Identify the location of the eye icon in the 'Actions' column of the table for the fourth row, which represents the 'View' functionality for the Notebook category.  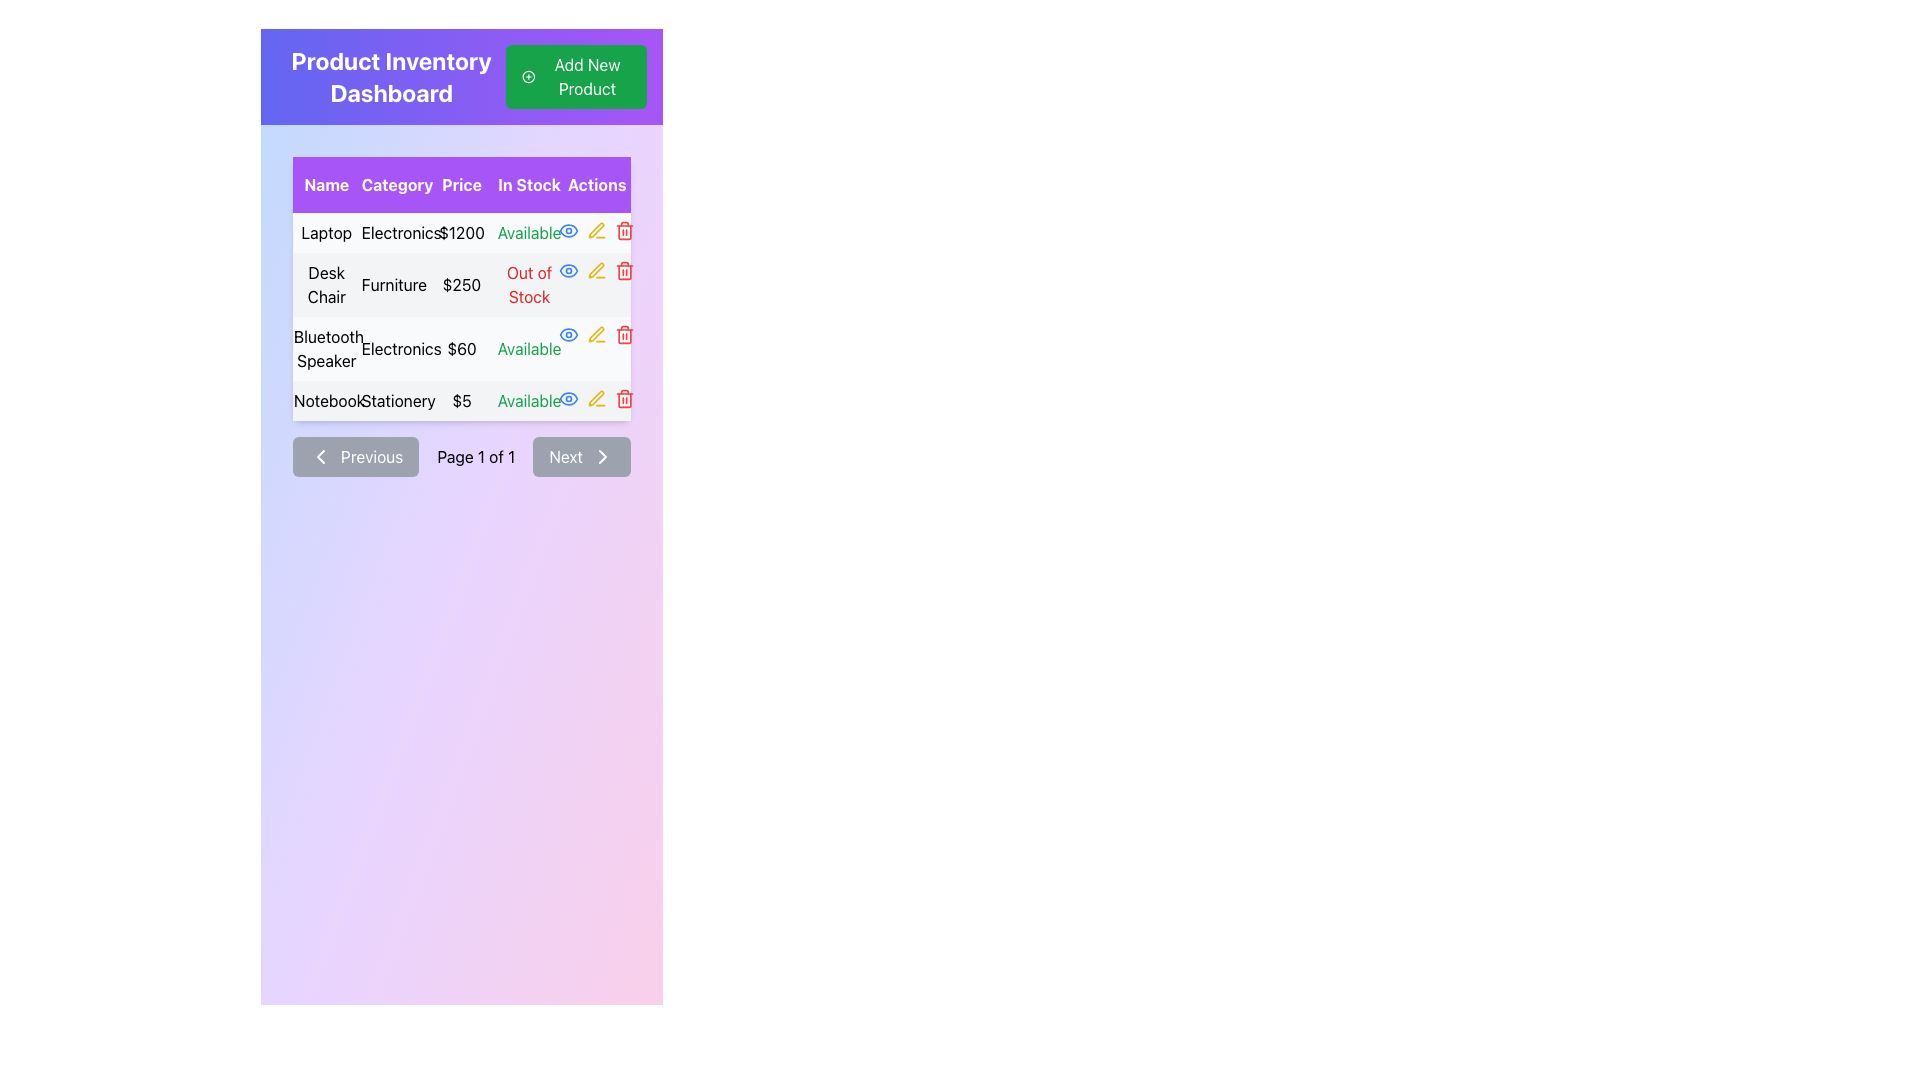
(568, 270).